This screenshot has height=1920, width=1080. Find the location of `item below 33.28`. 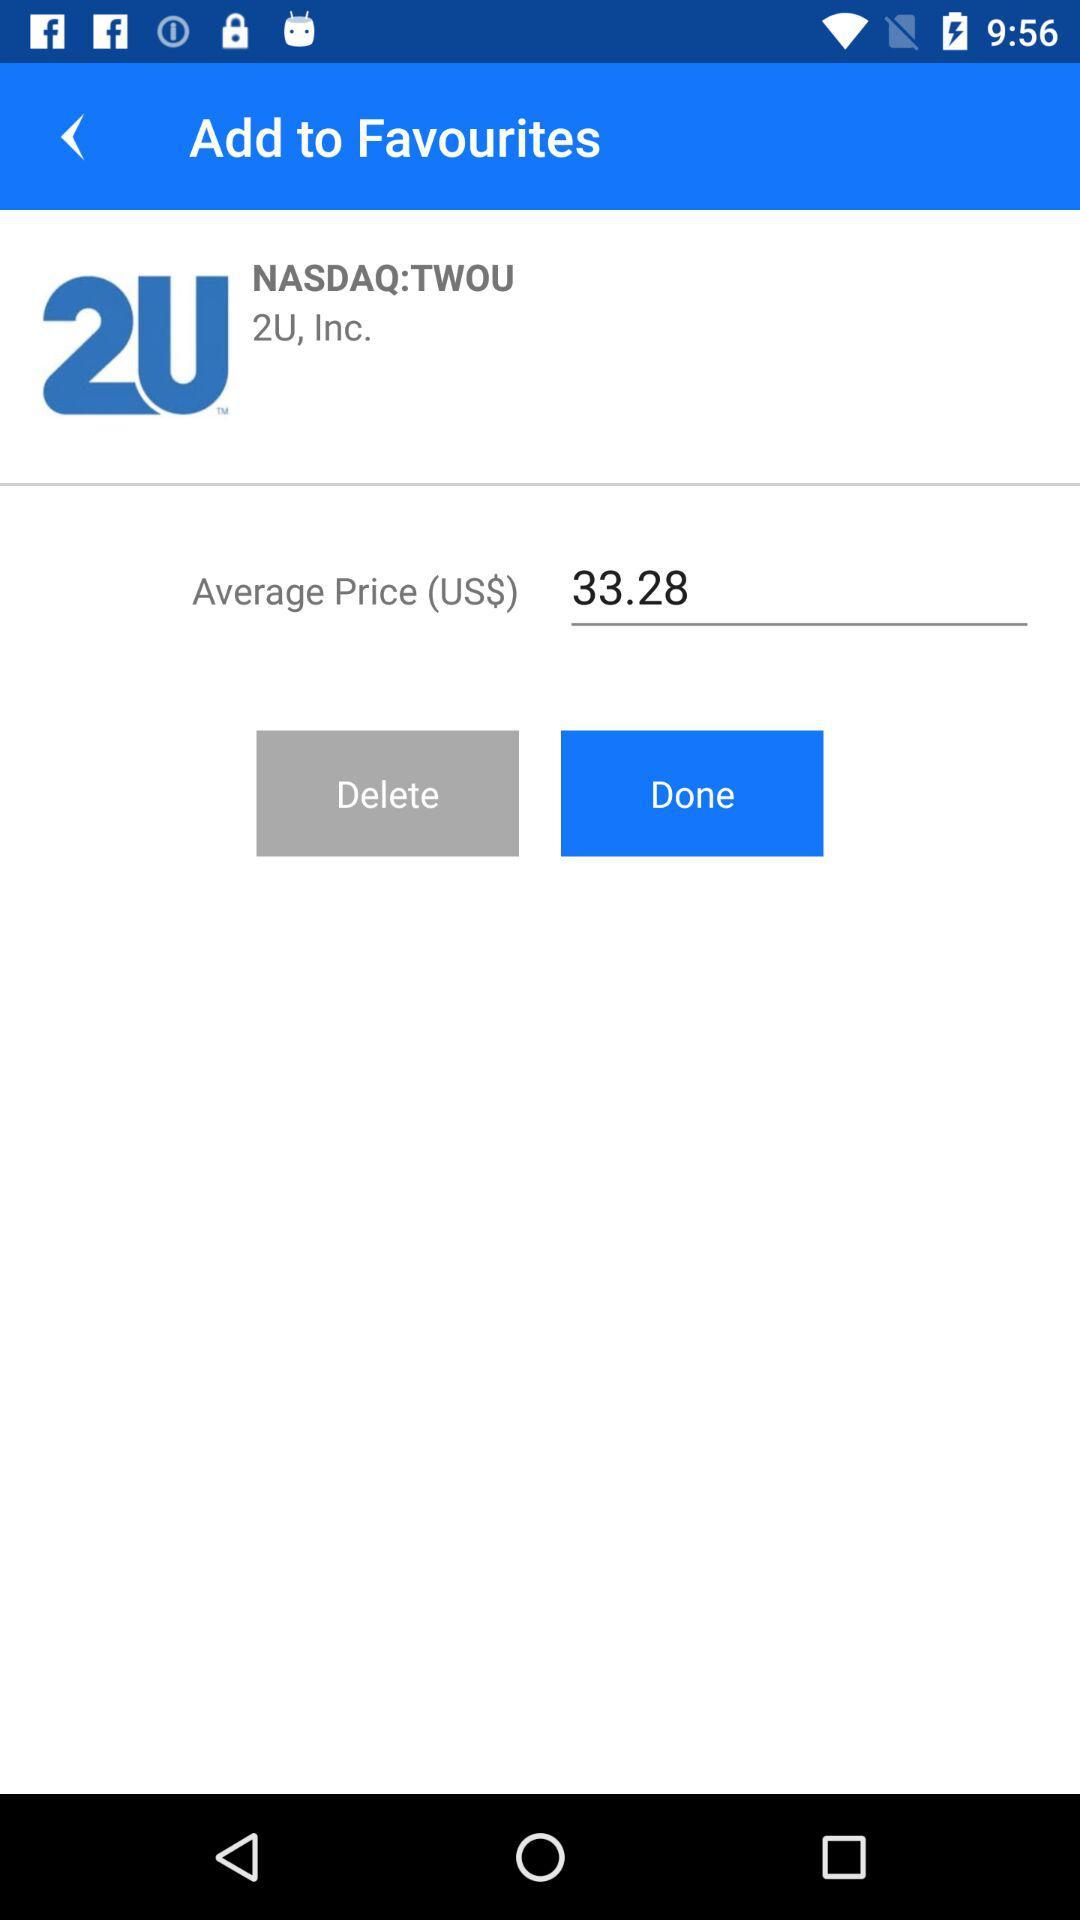

item below 33.28 is located at coordinates (691, 792).